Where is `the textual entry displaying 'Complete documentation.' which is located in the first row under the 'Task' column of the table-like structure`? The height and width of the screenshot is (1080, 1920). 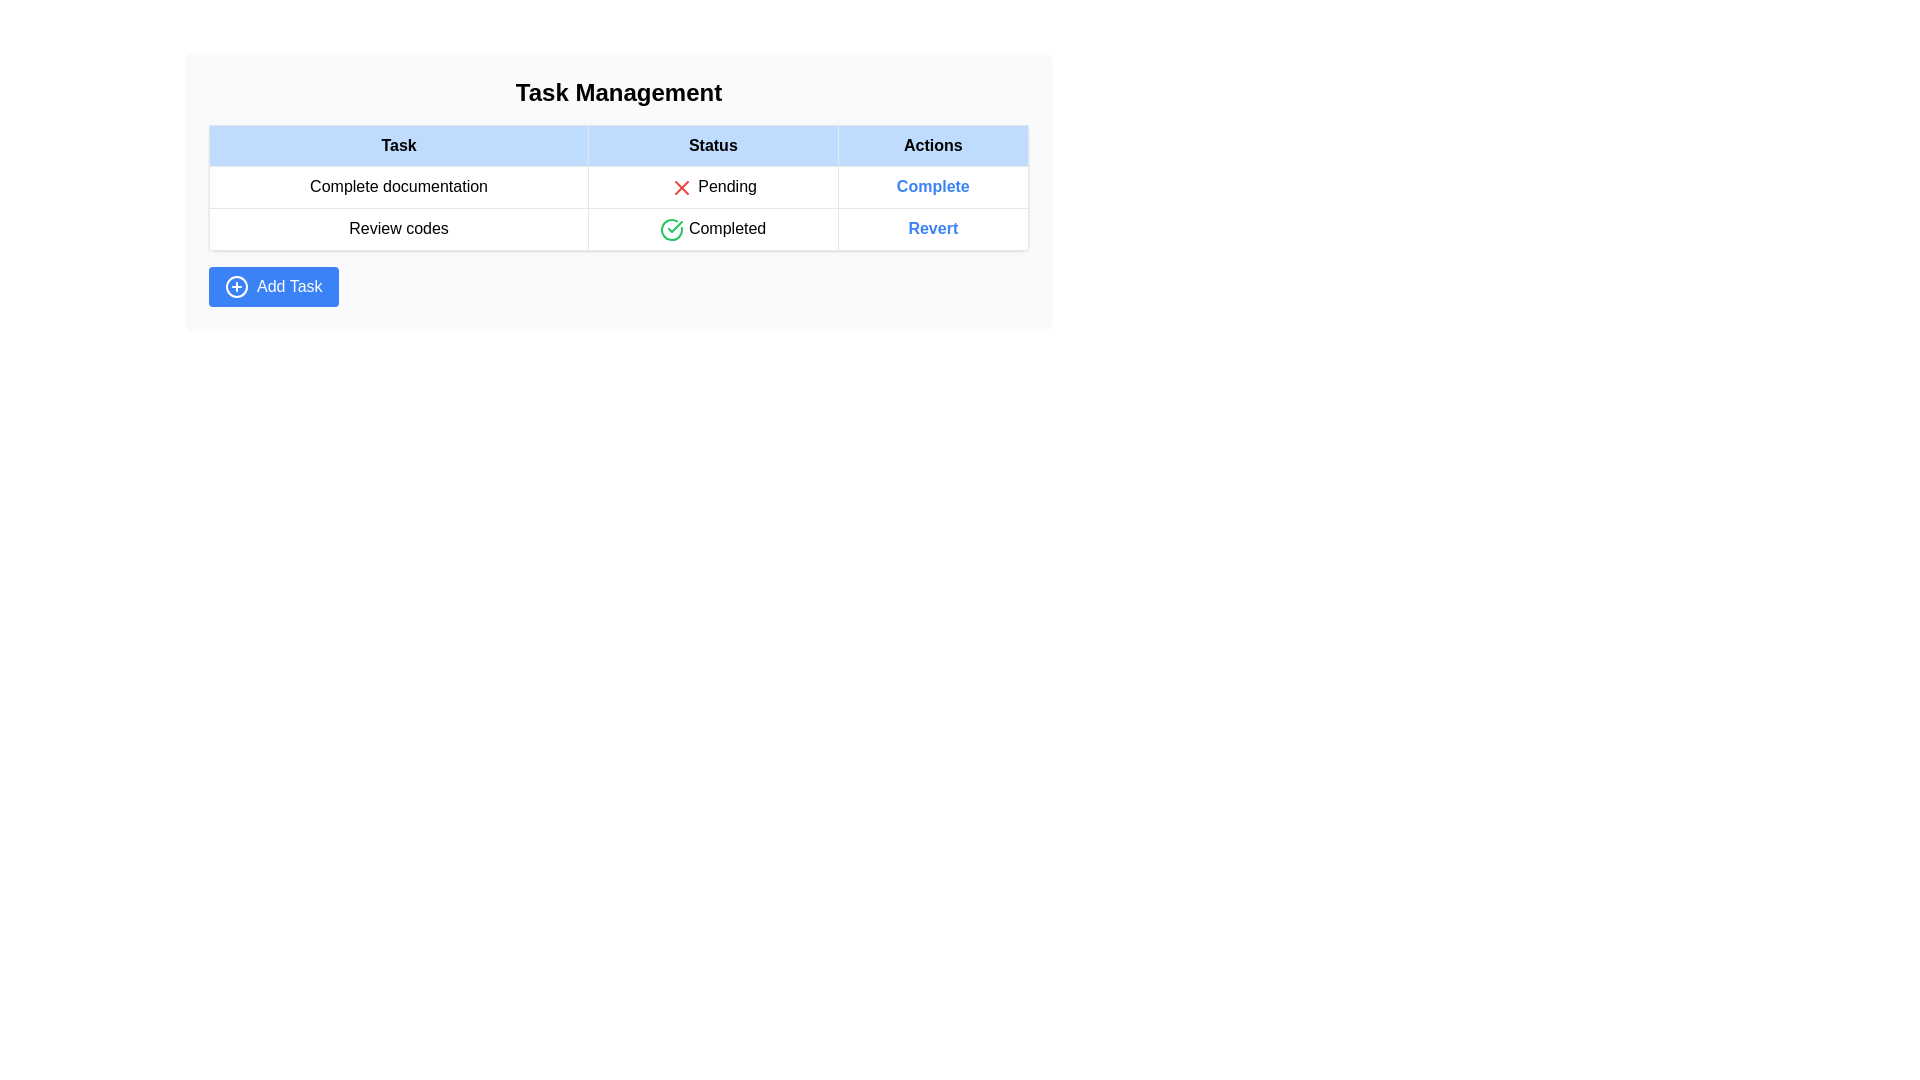 the textual entry displaying 'Complete documentation.' which is located in the first row under the 'Task' column of the table-like structure is located at coordinates (398, 187).